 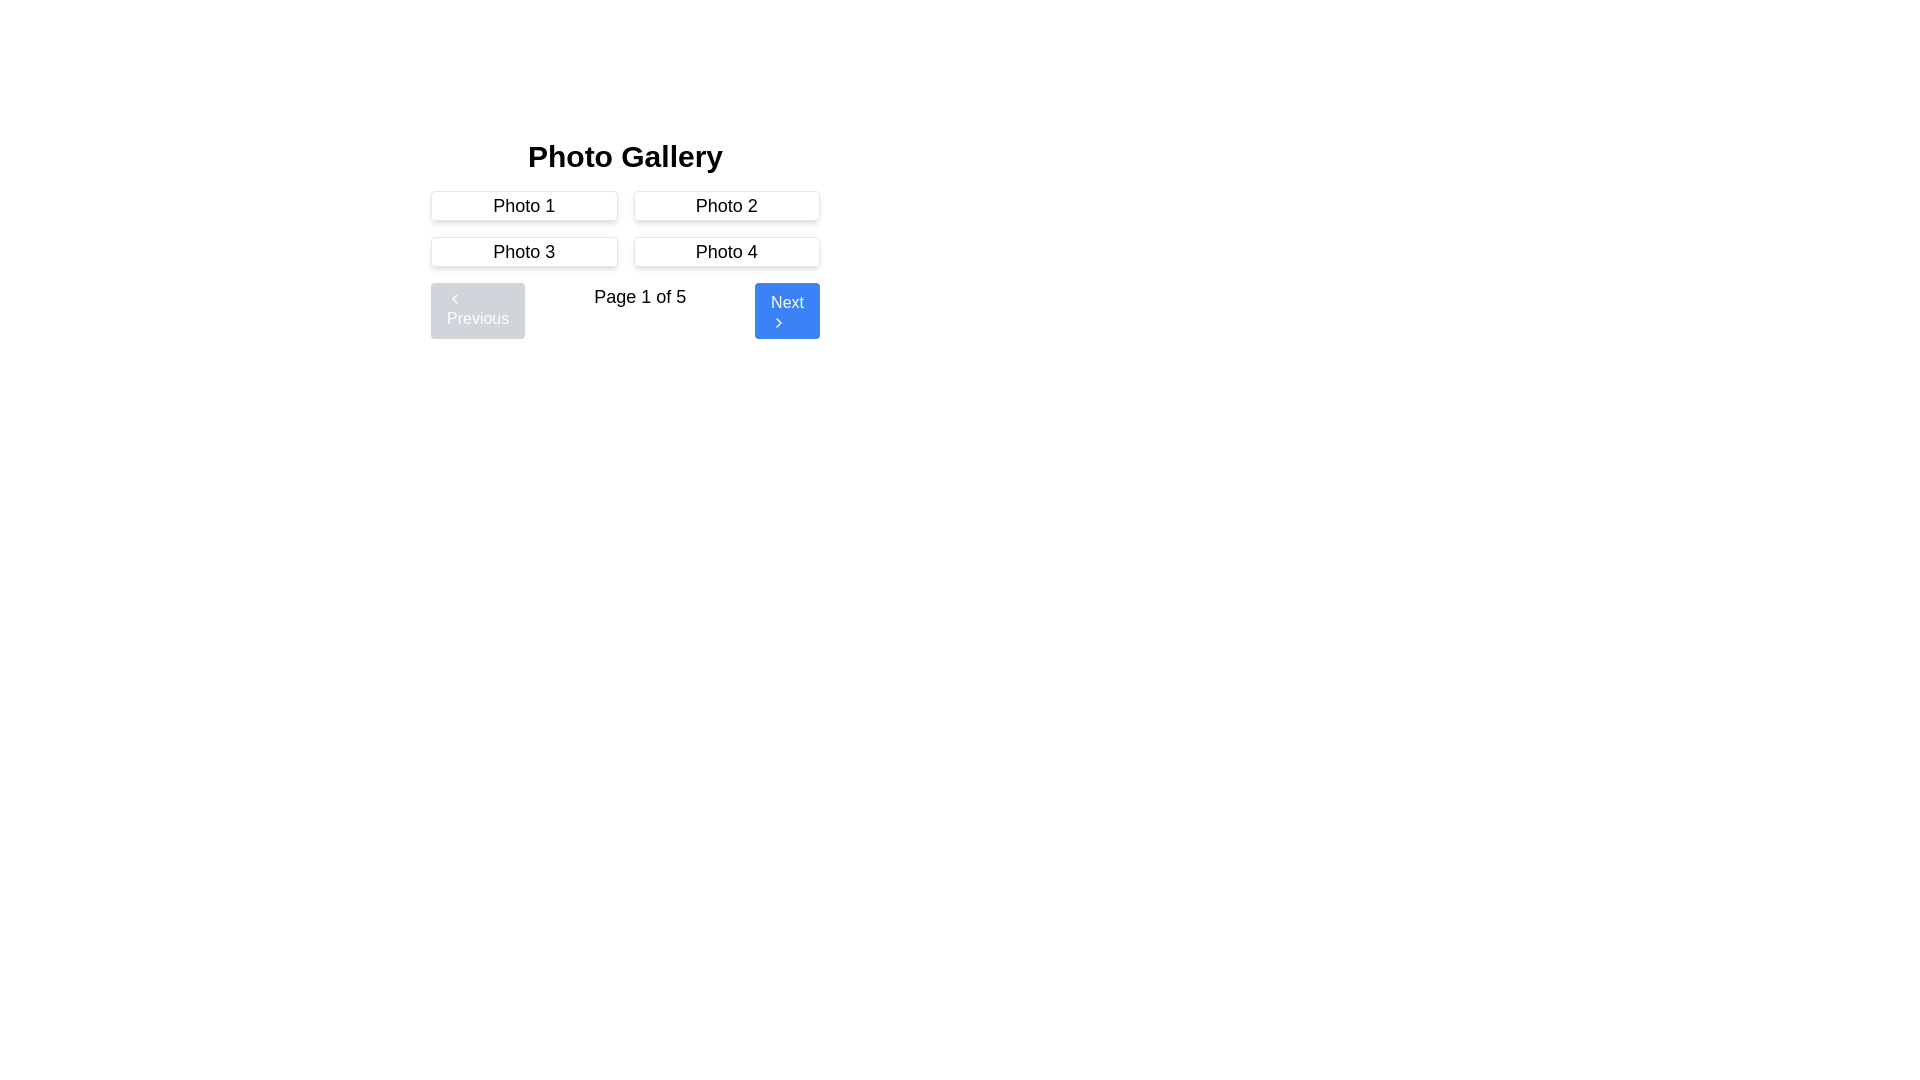 I want to click on the rectangular button labeled 'Photo 4' located in the second row, second column of the grid layout, so click(x=725, y=250).